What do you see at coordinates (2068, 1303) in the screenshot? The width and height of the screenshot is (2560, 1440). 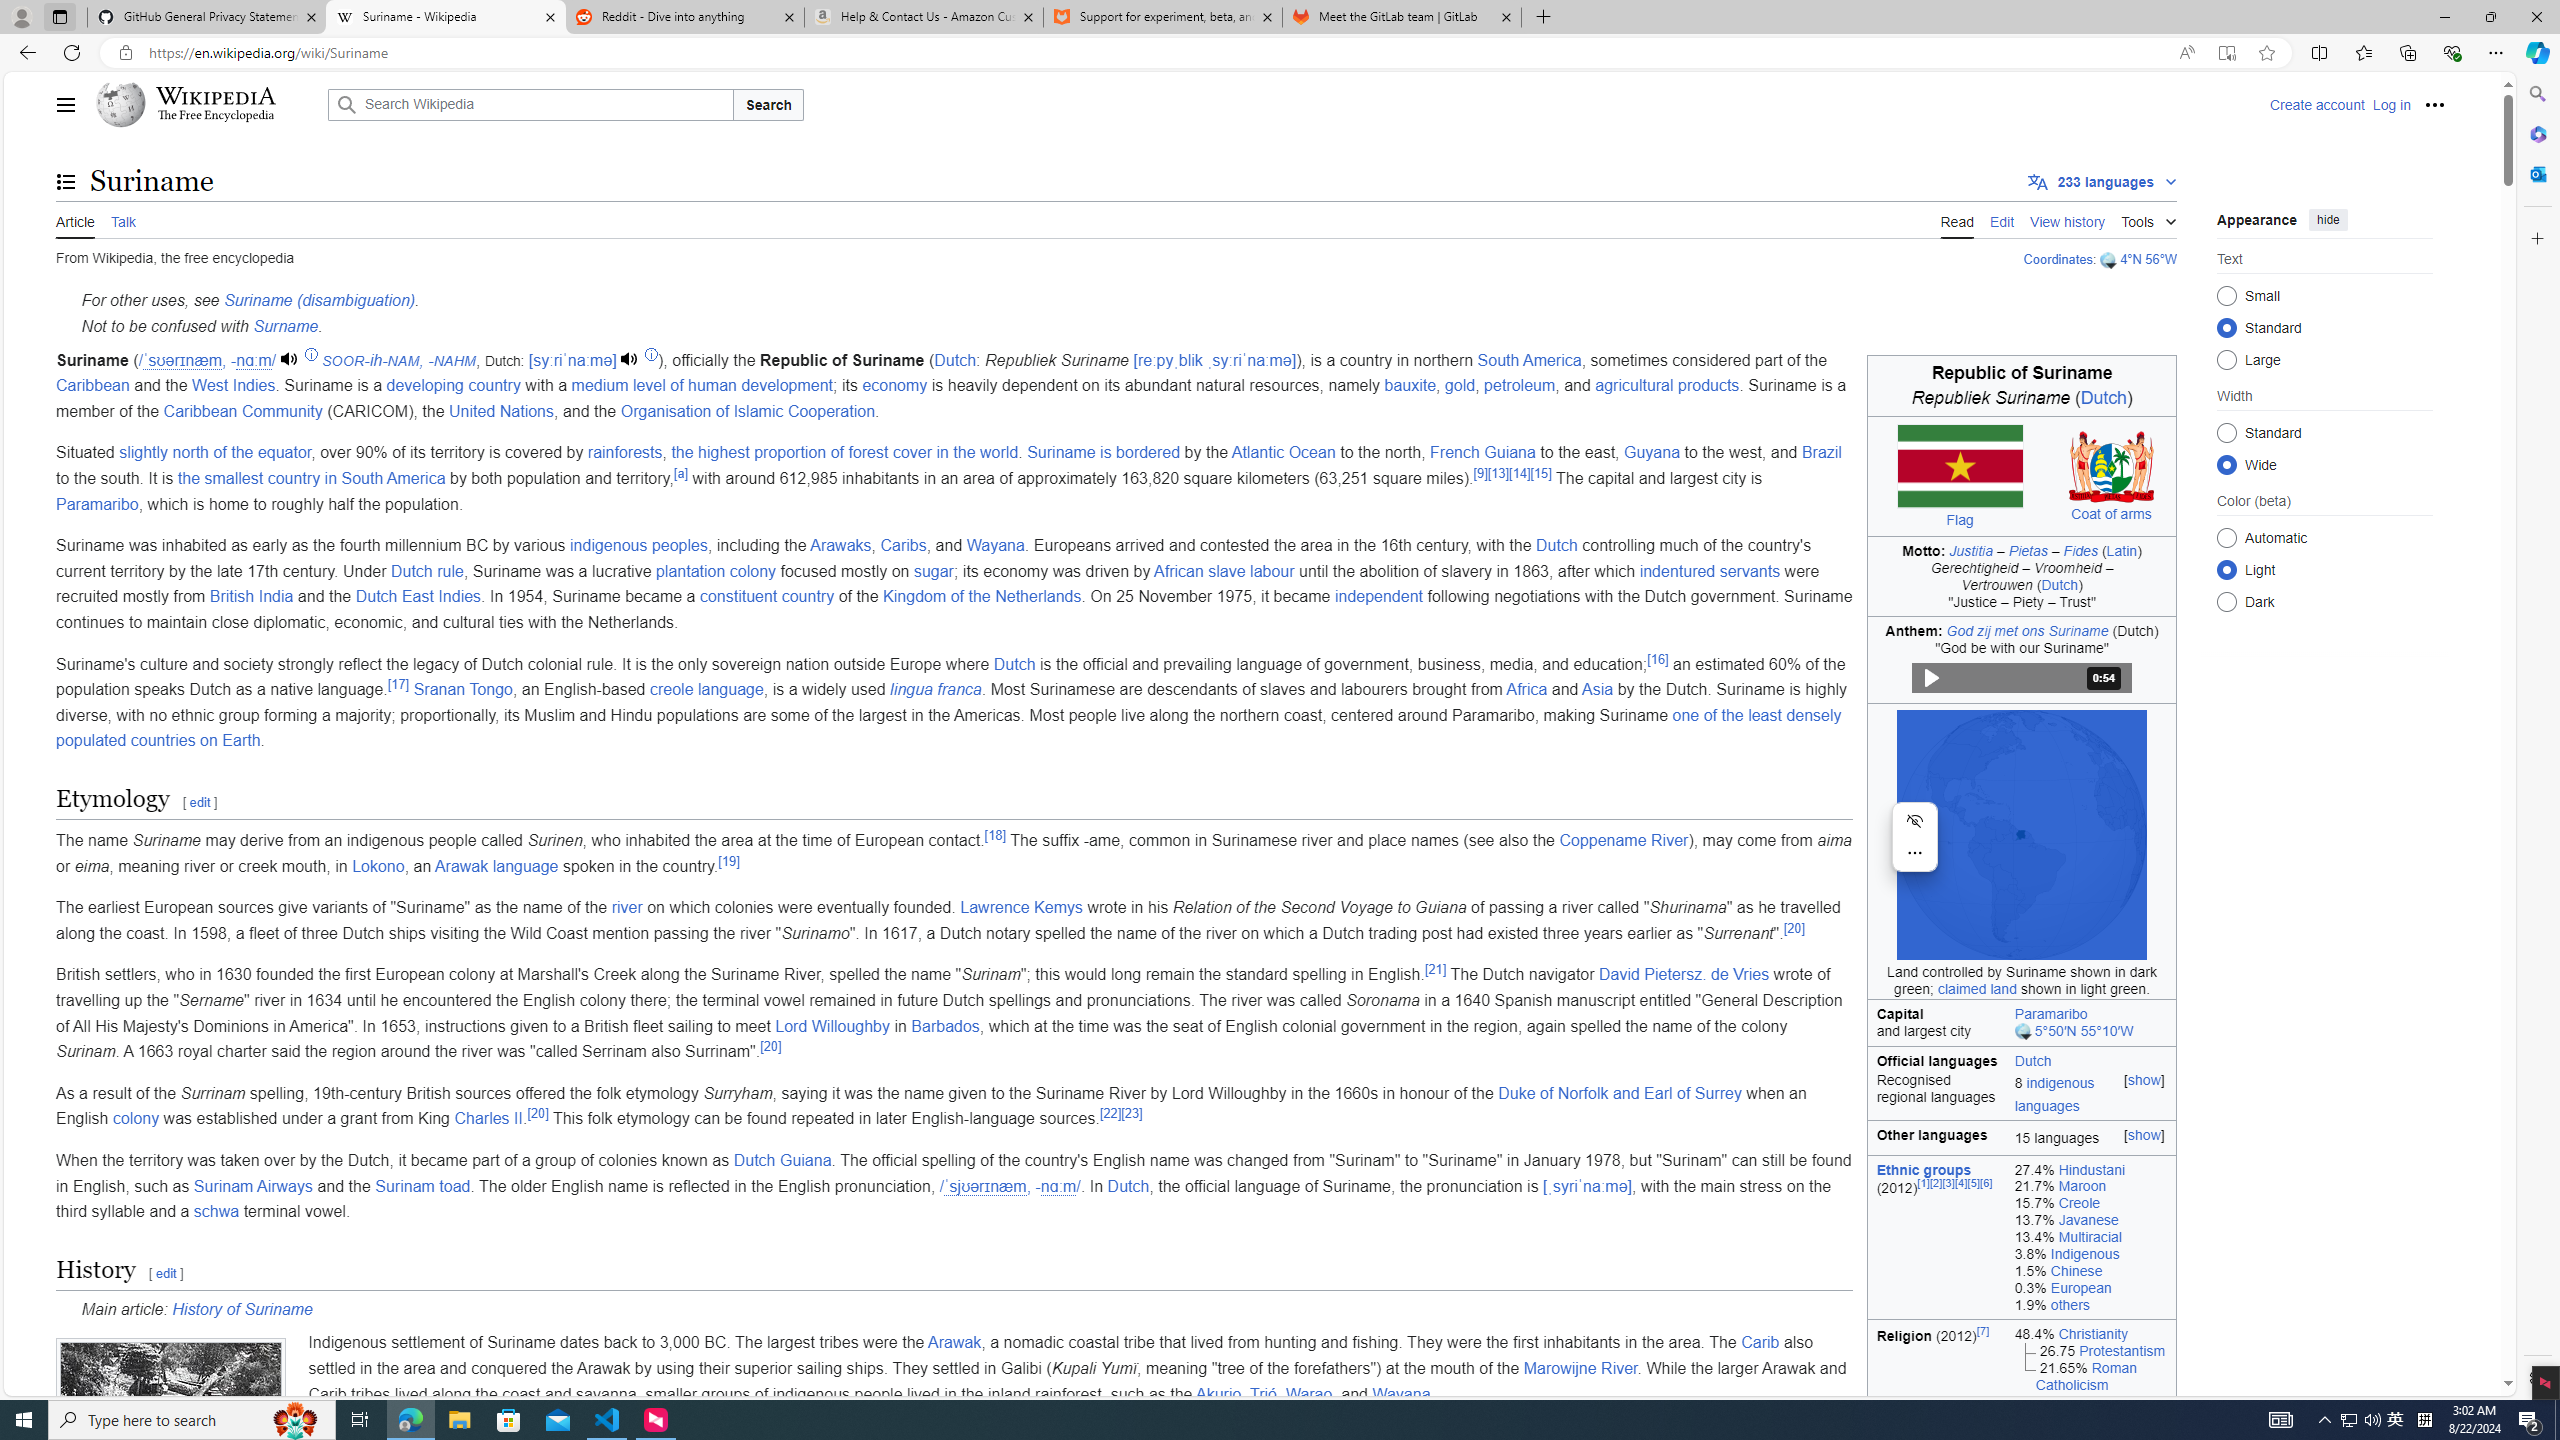 I see `'others'` at bounding box center [2068, 1303].